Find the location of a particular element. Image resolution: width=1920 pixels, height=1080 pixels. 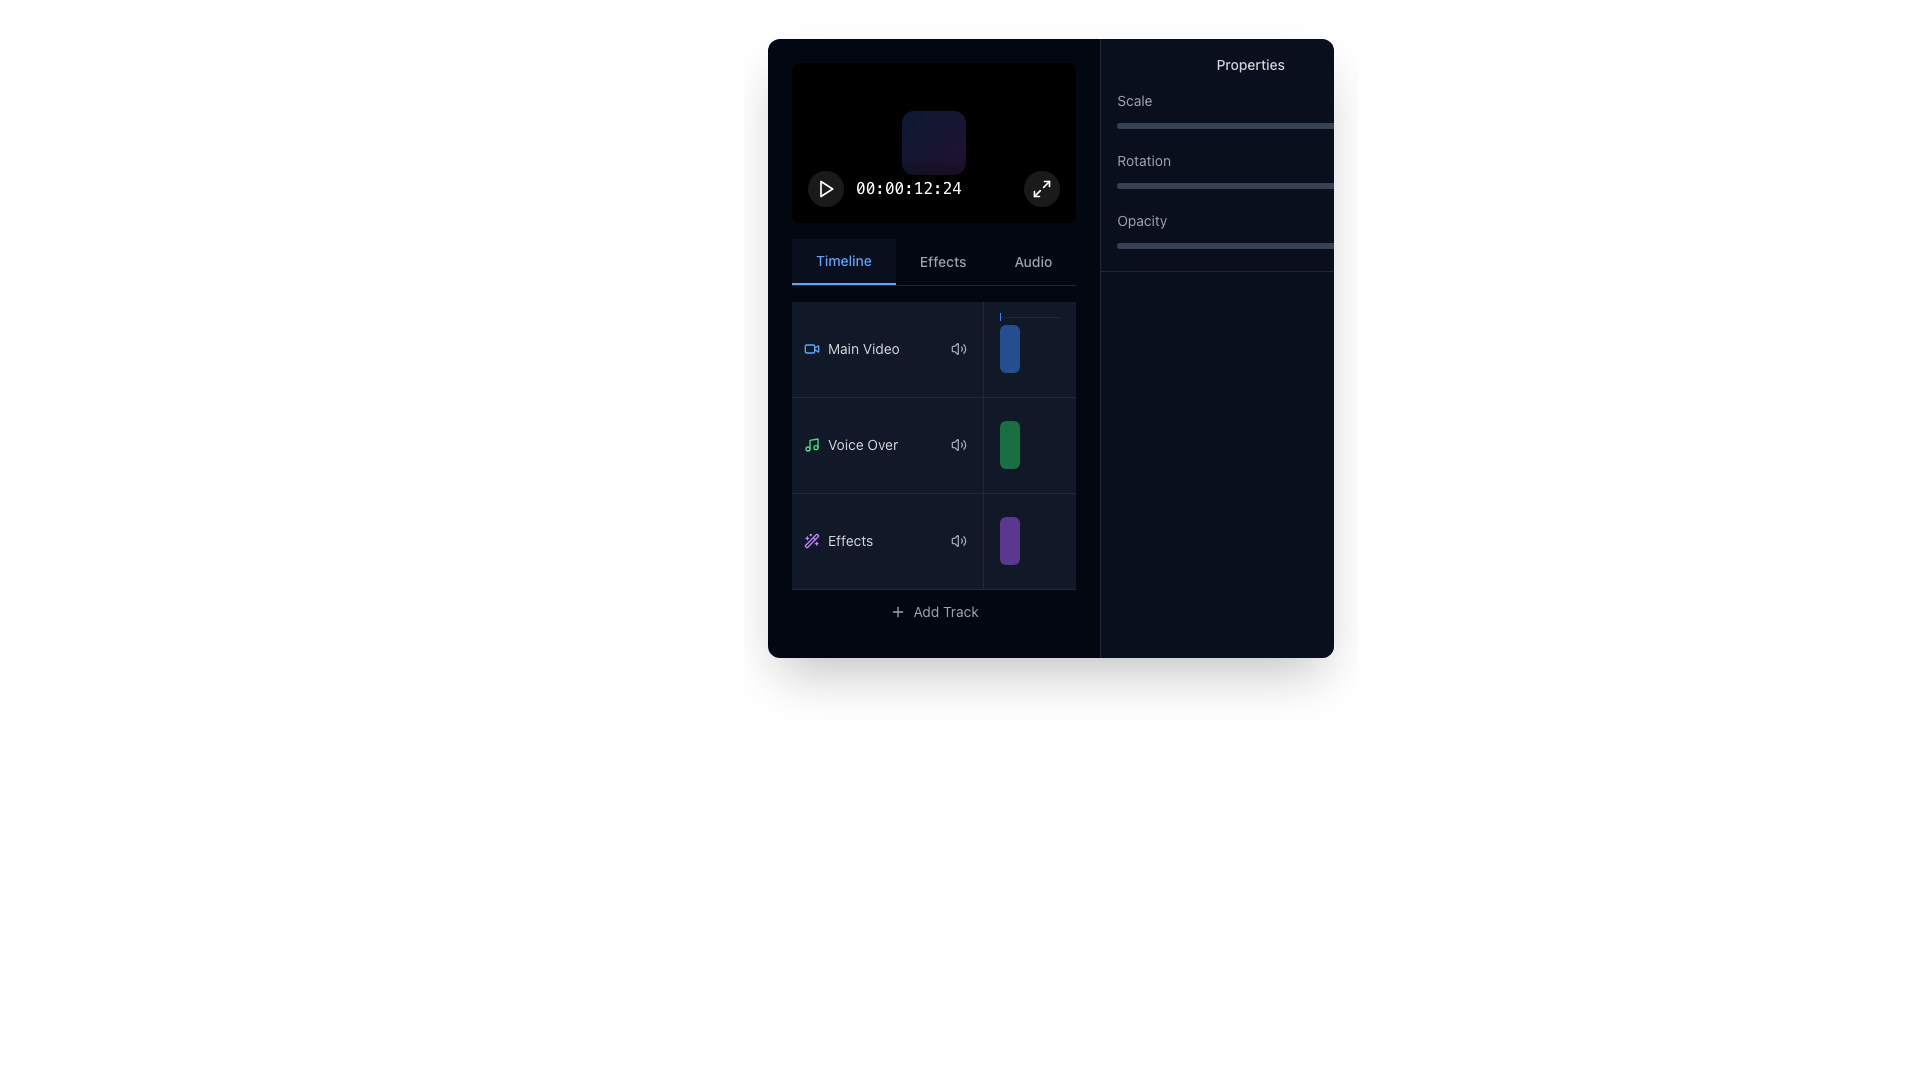

the primary video track label in the timeline editor located in the sidebar menu on the left side, positioned beneath the 'Timeline' tab is located at coordinates (851, 348).